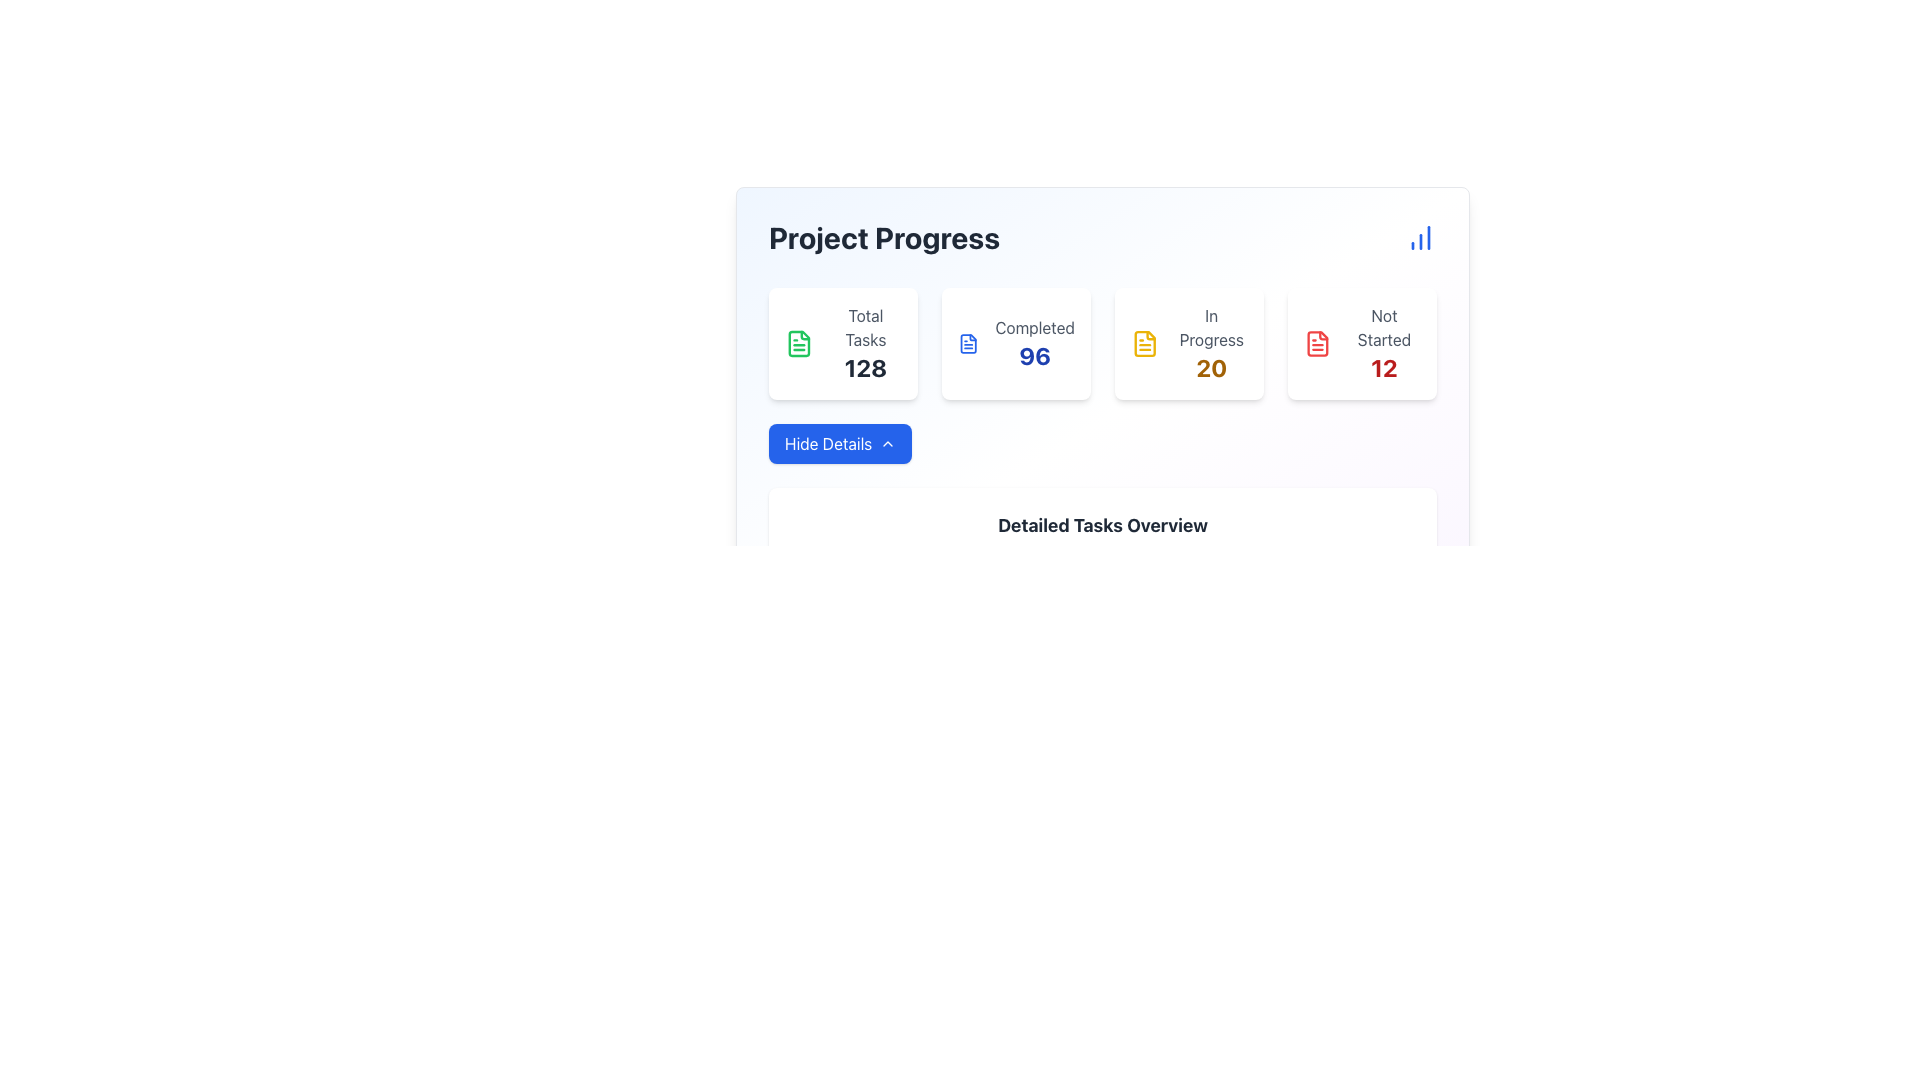  What do you see at coordinates (1145, 342) in the screenshot?
I see `the 'In Progress' status icon located prominently to the left of the text '20' in the third column of the 'Project Progress' dashboard` at bounding box center [1145, 342].